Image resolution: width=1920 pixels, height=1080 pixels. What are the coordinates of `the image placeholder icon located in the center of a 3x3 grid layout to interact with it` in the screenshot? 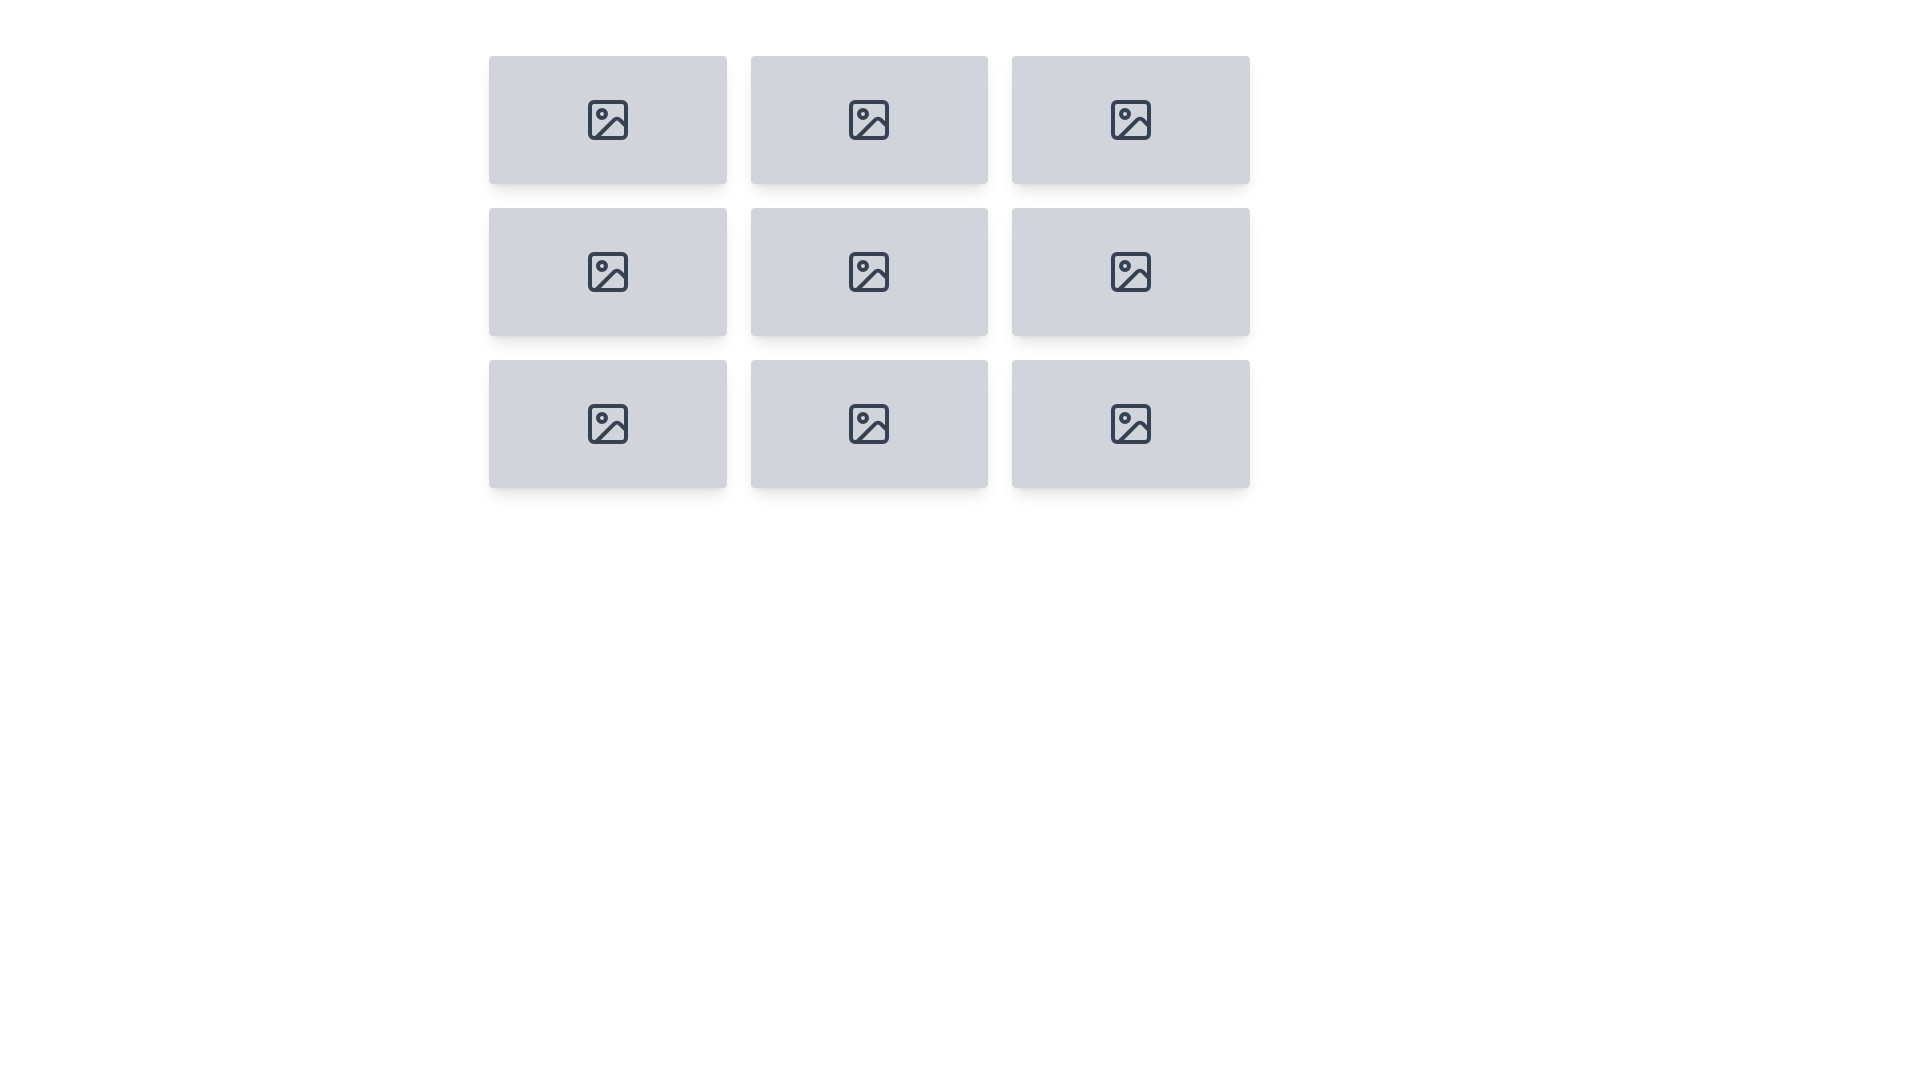 It's located at (869, 423).